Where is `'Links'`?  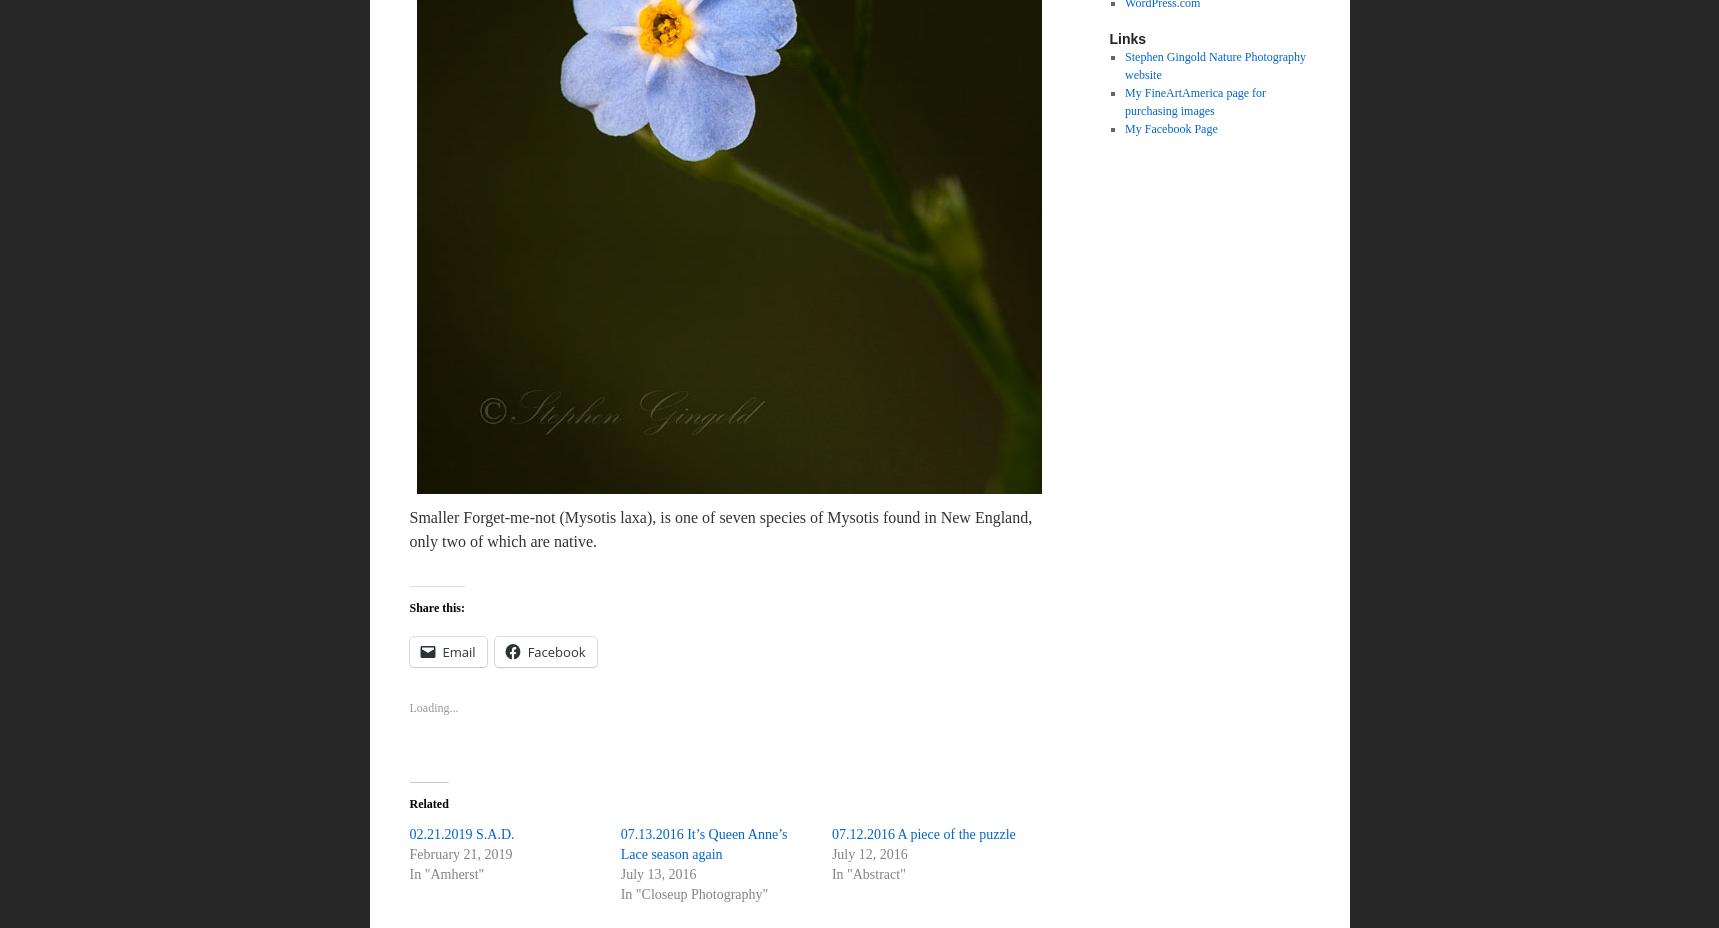 'Links' is located at coordinates (1126, 37).